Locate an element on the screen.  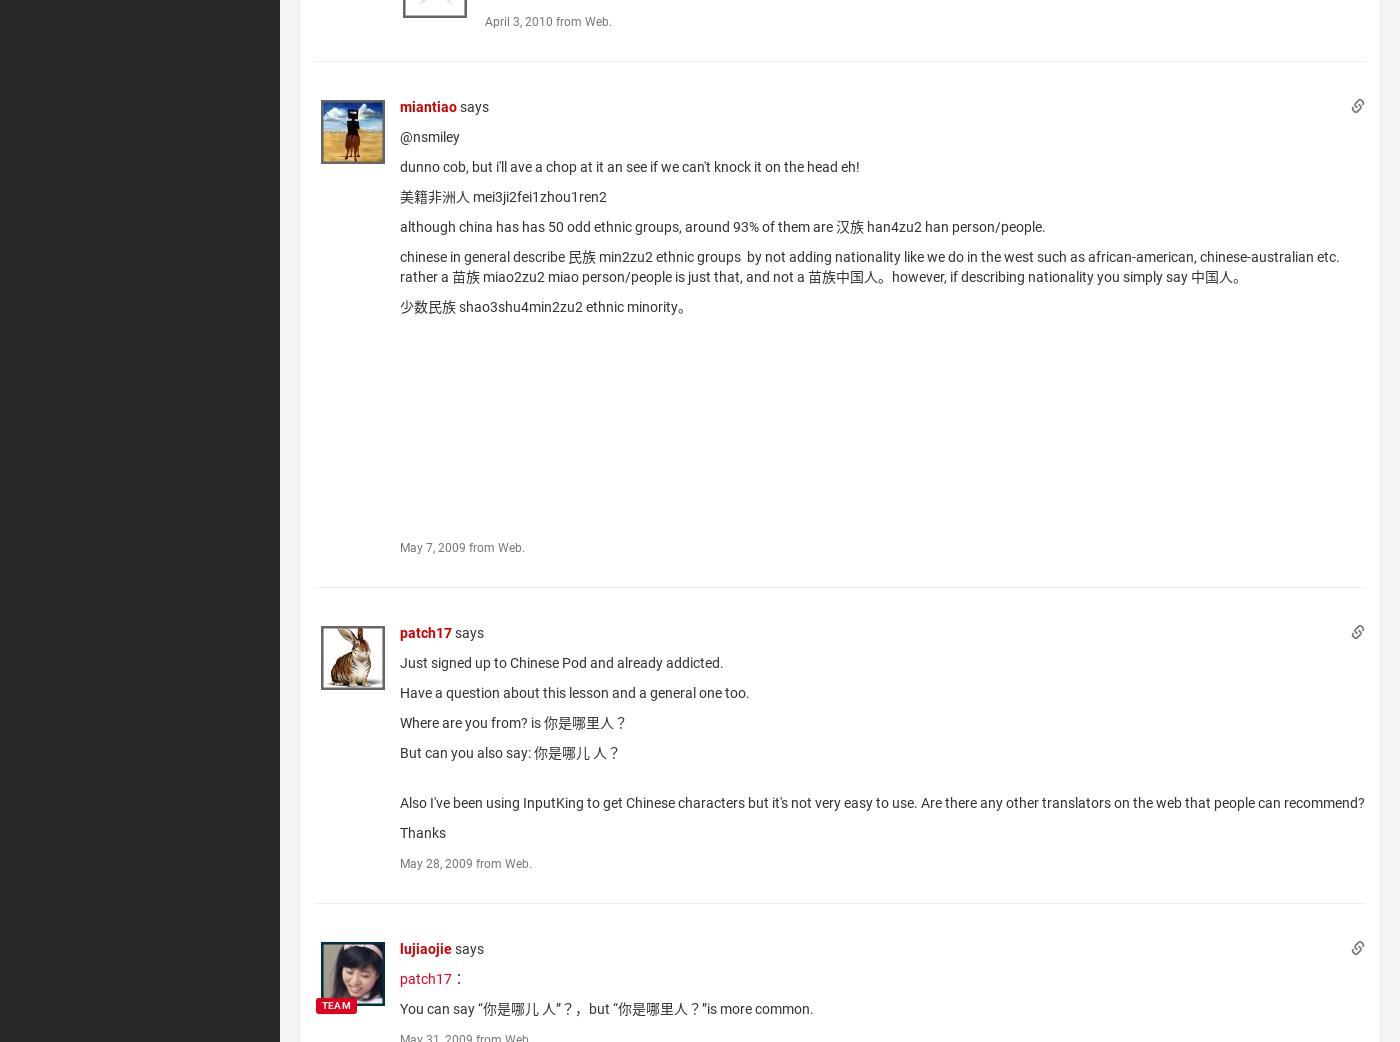
'April 3, 2010 from  Web.' is located at coordinates (548, 20).